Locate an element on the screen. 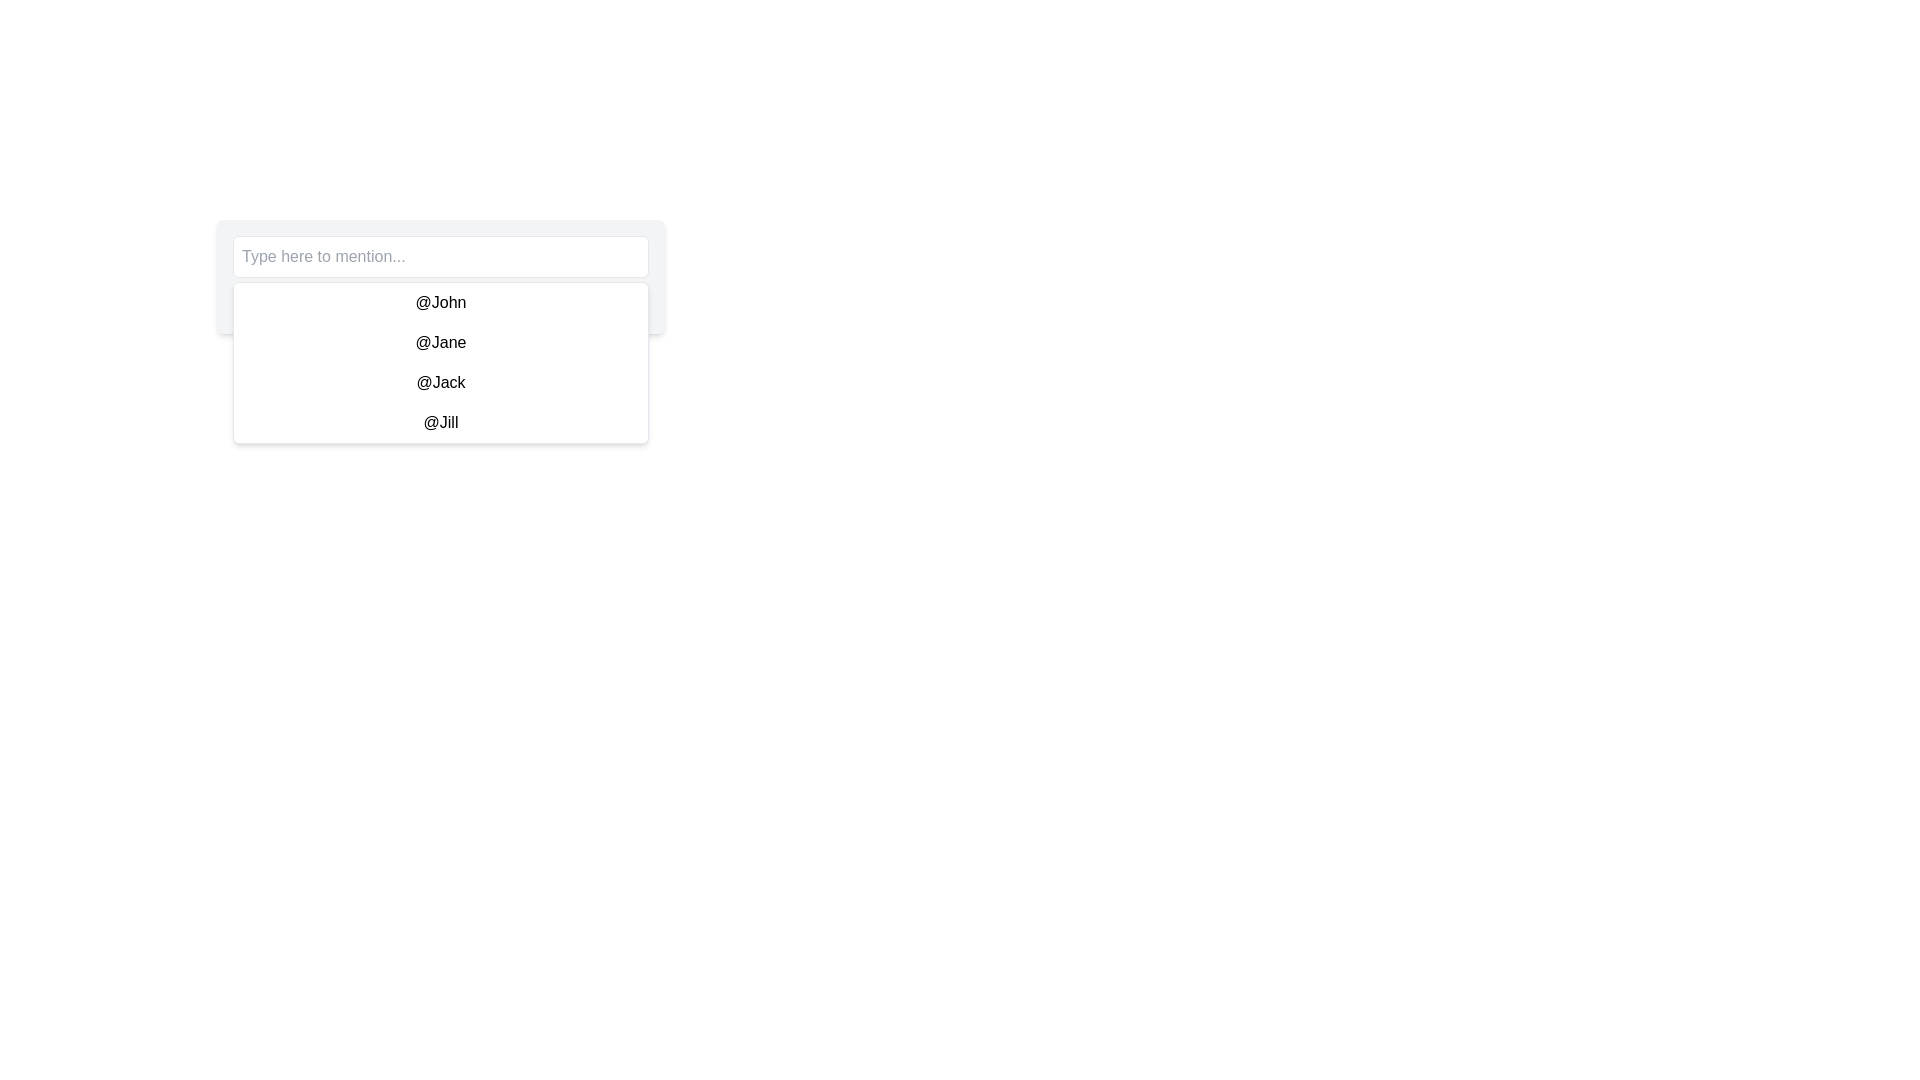 This screenshot has height=1080, width=1920. the selectable list item displaying the text '@John' is located at coordinates (440, 301).